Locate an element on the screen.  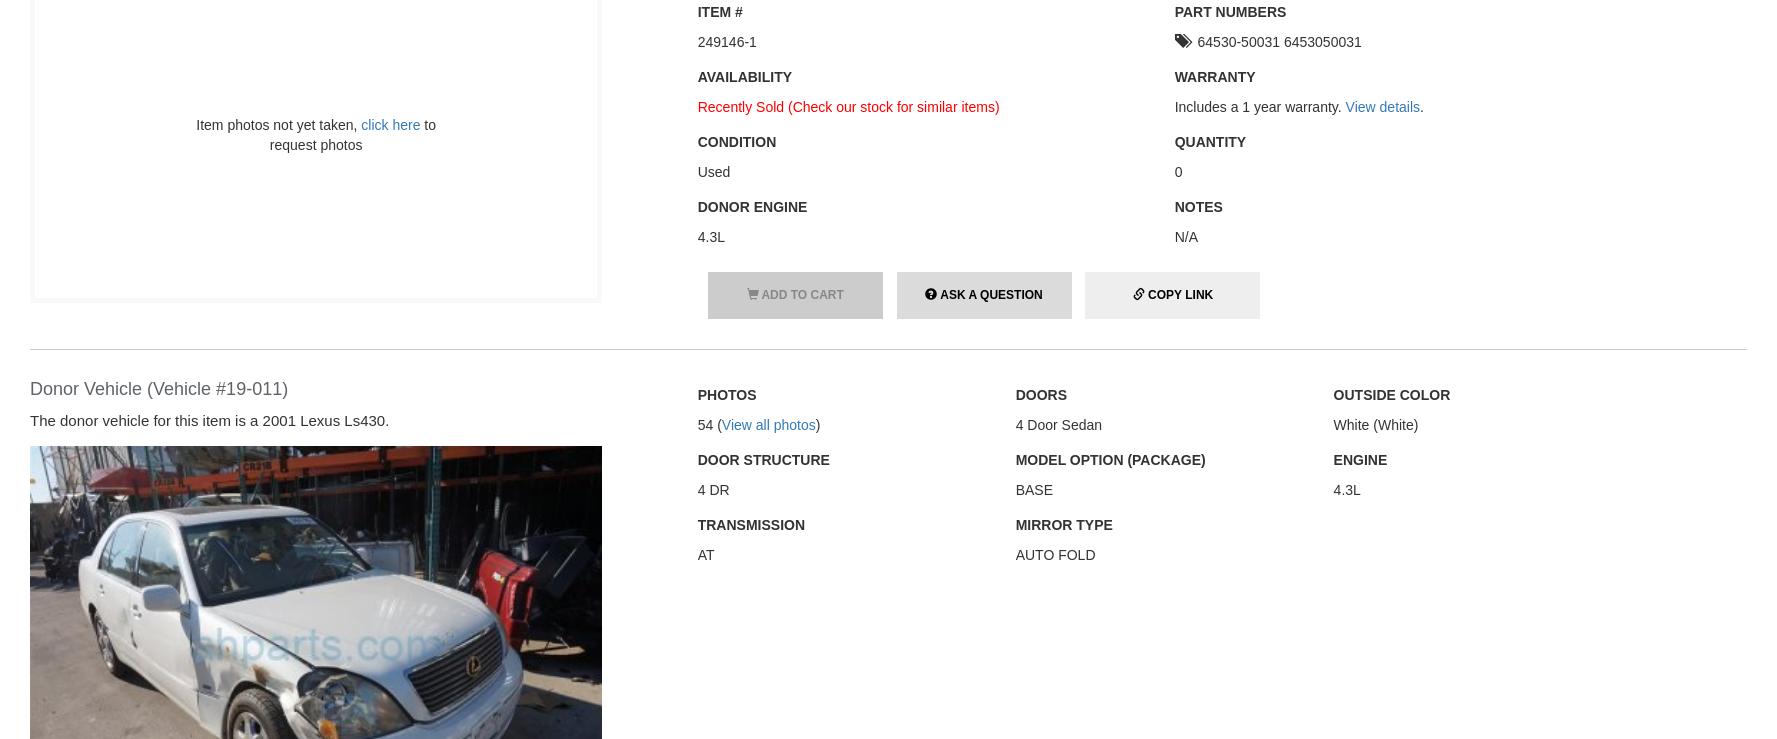
'Availability' is located at coordinates (743, 74).